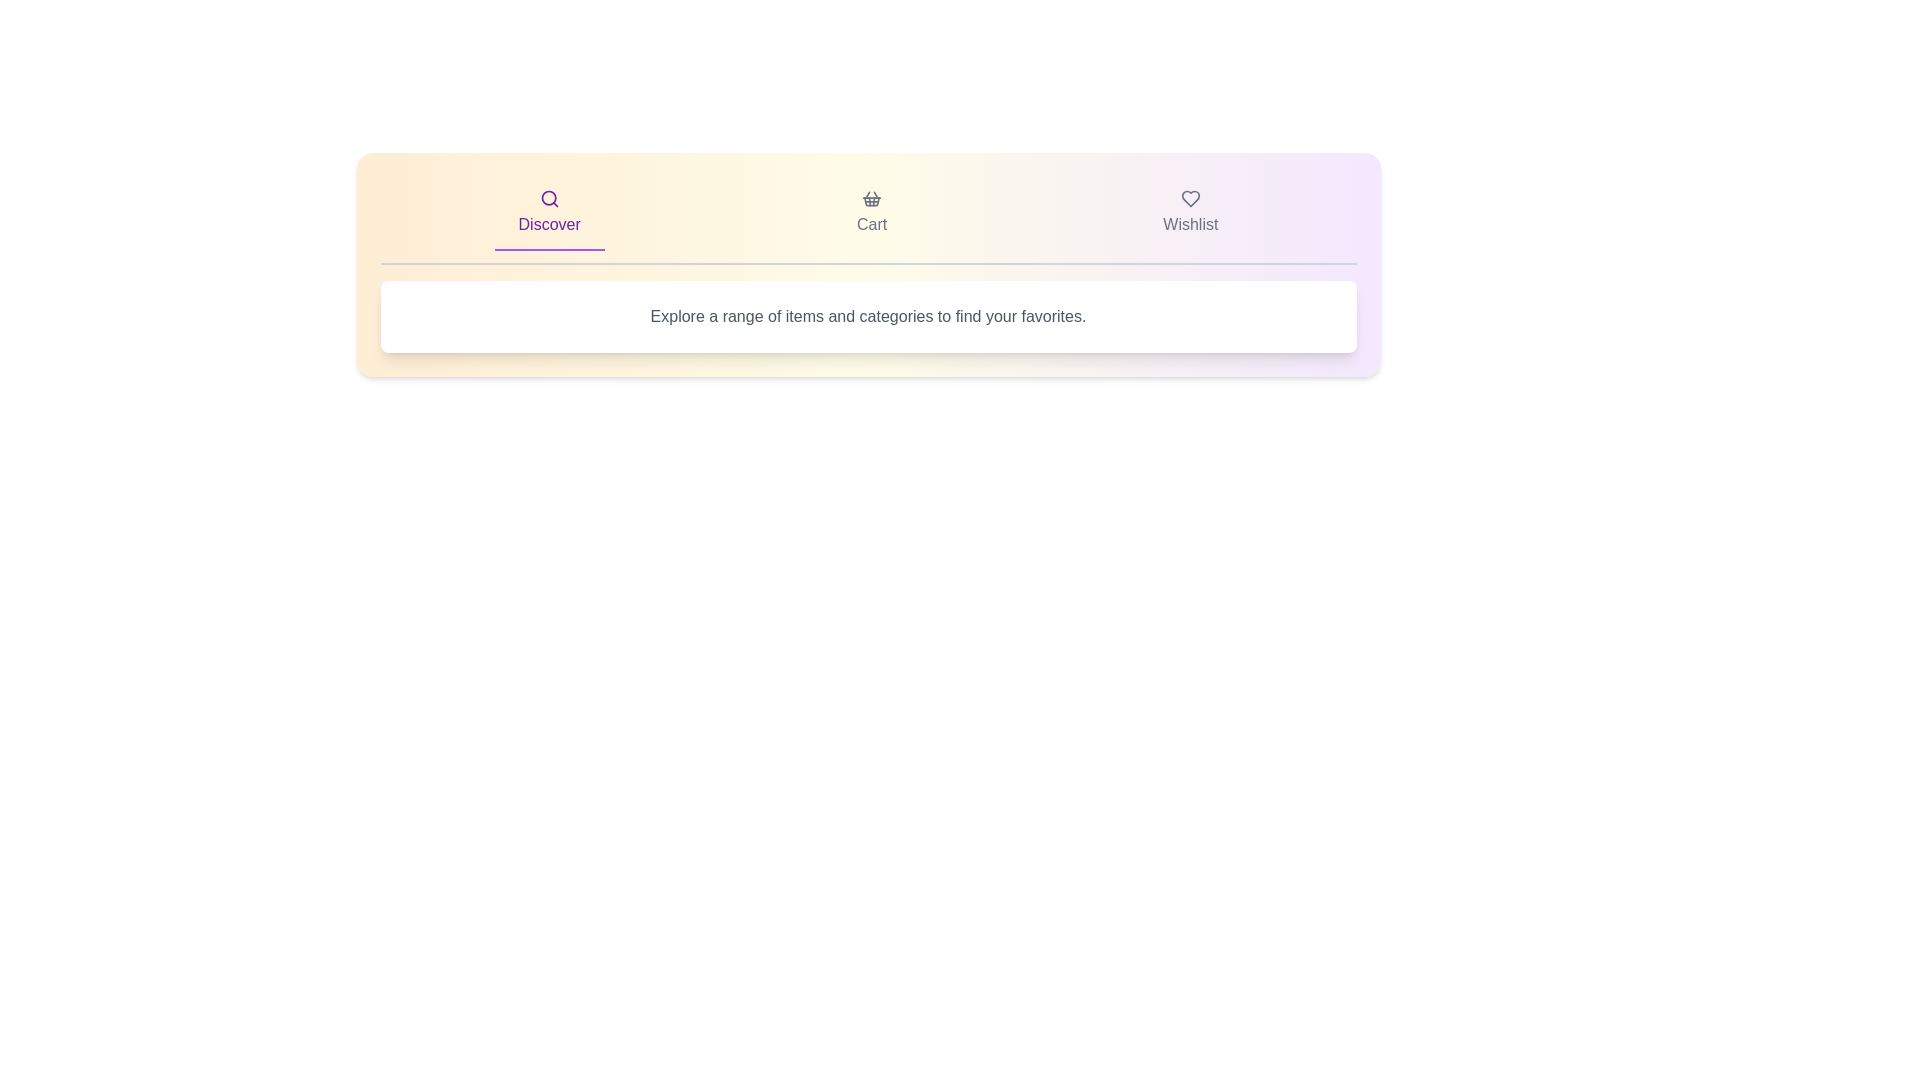 The width and height of the screenshot is (1920, 1080). Describe the element at coordinates (548, 213) in the screenshot. I see `the Discover tab by clicking on its button` at that location.